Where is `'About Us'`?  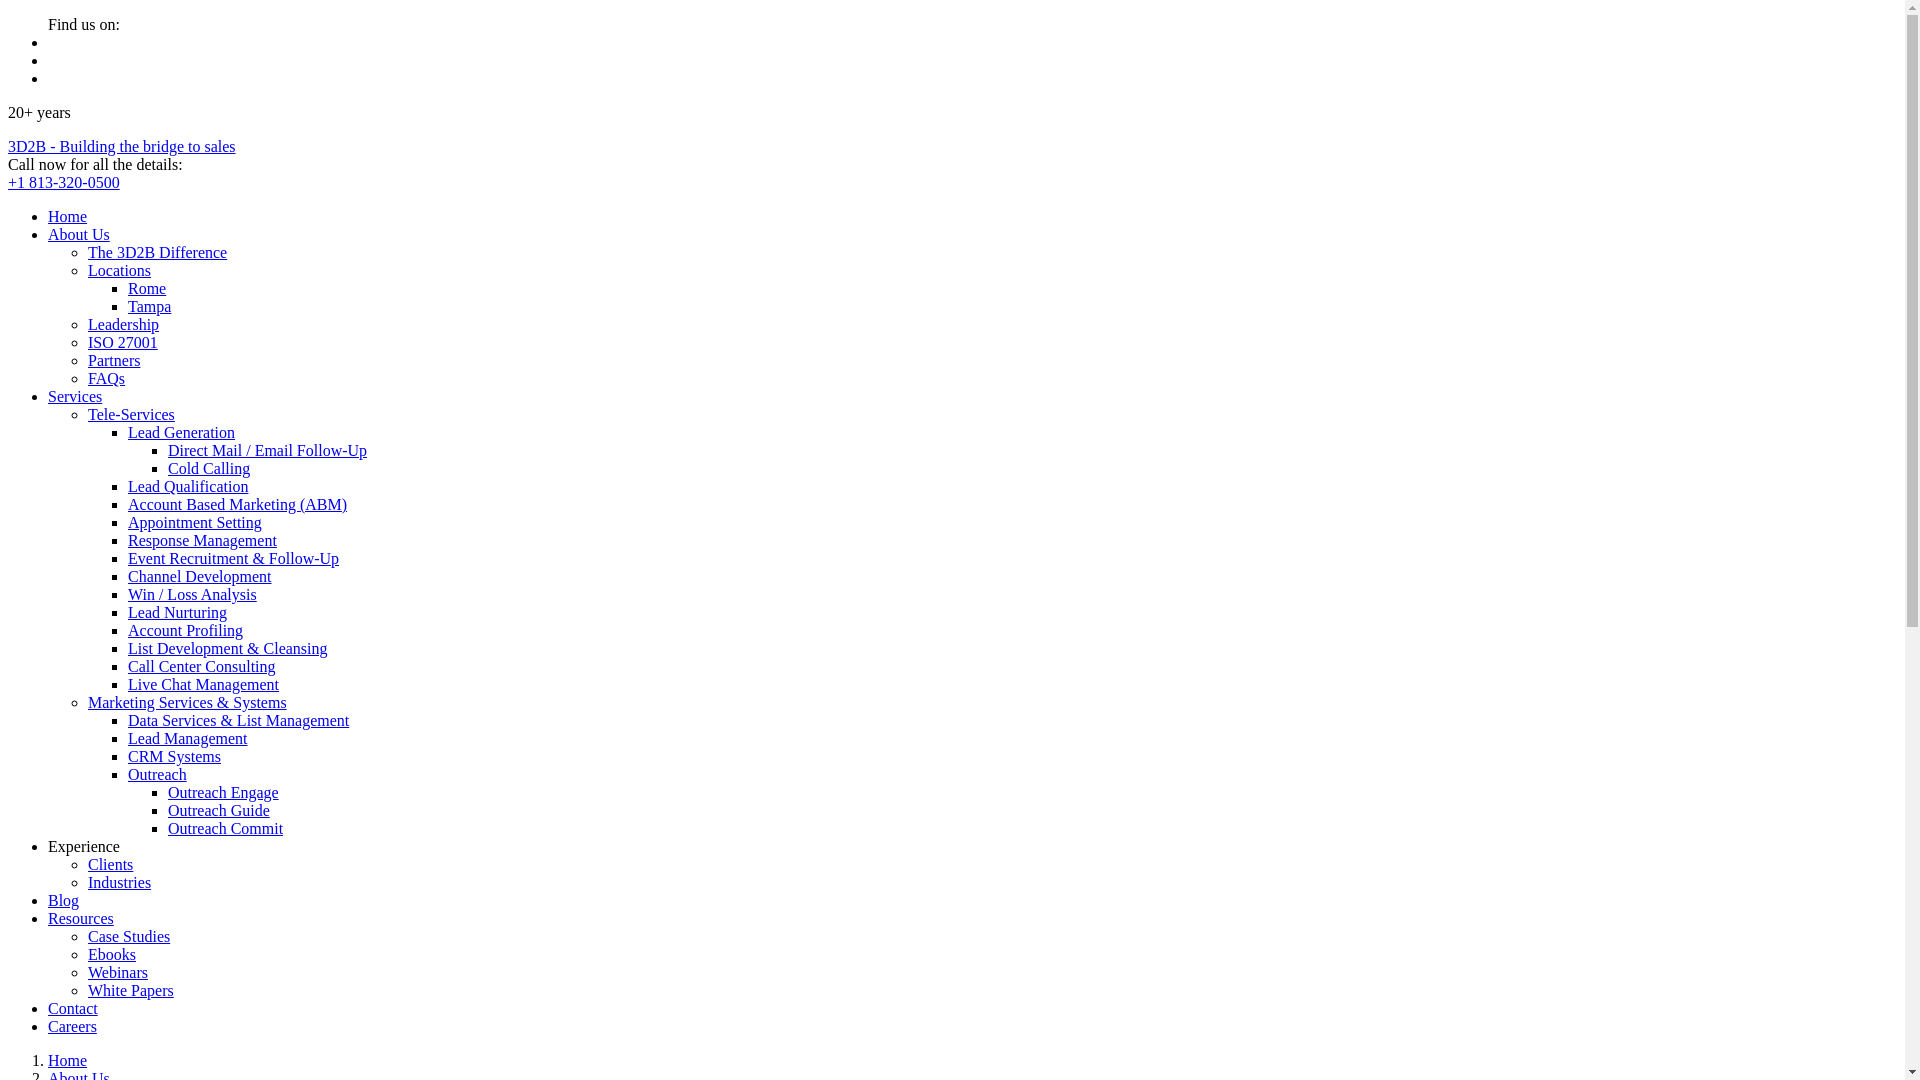 'About Us' is located at coordinates (78, 233).